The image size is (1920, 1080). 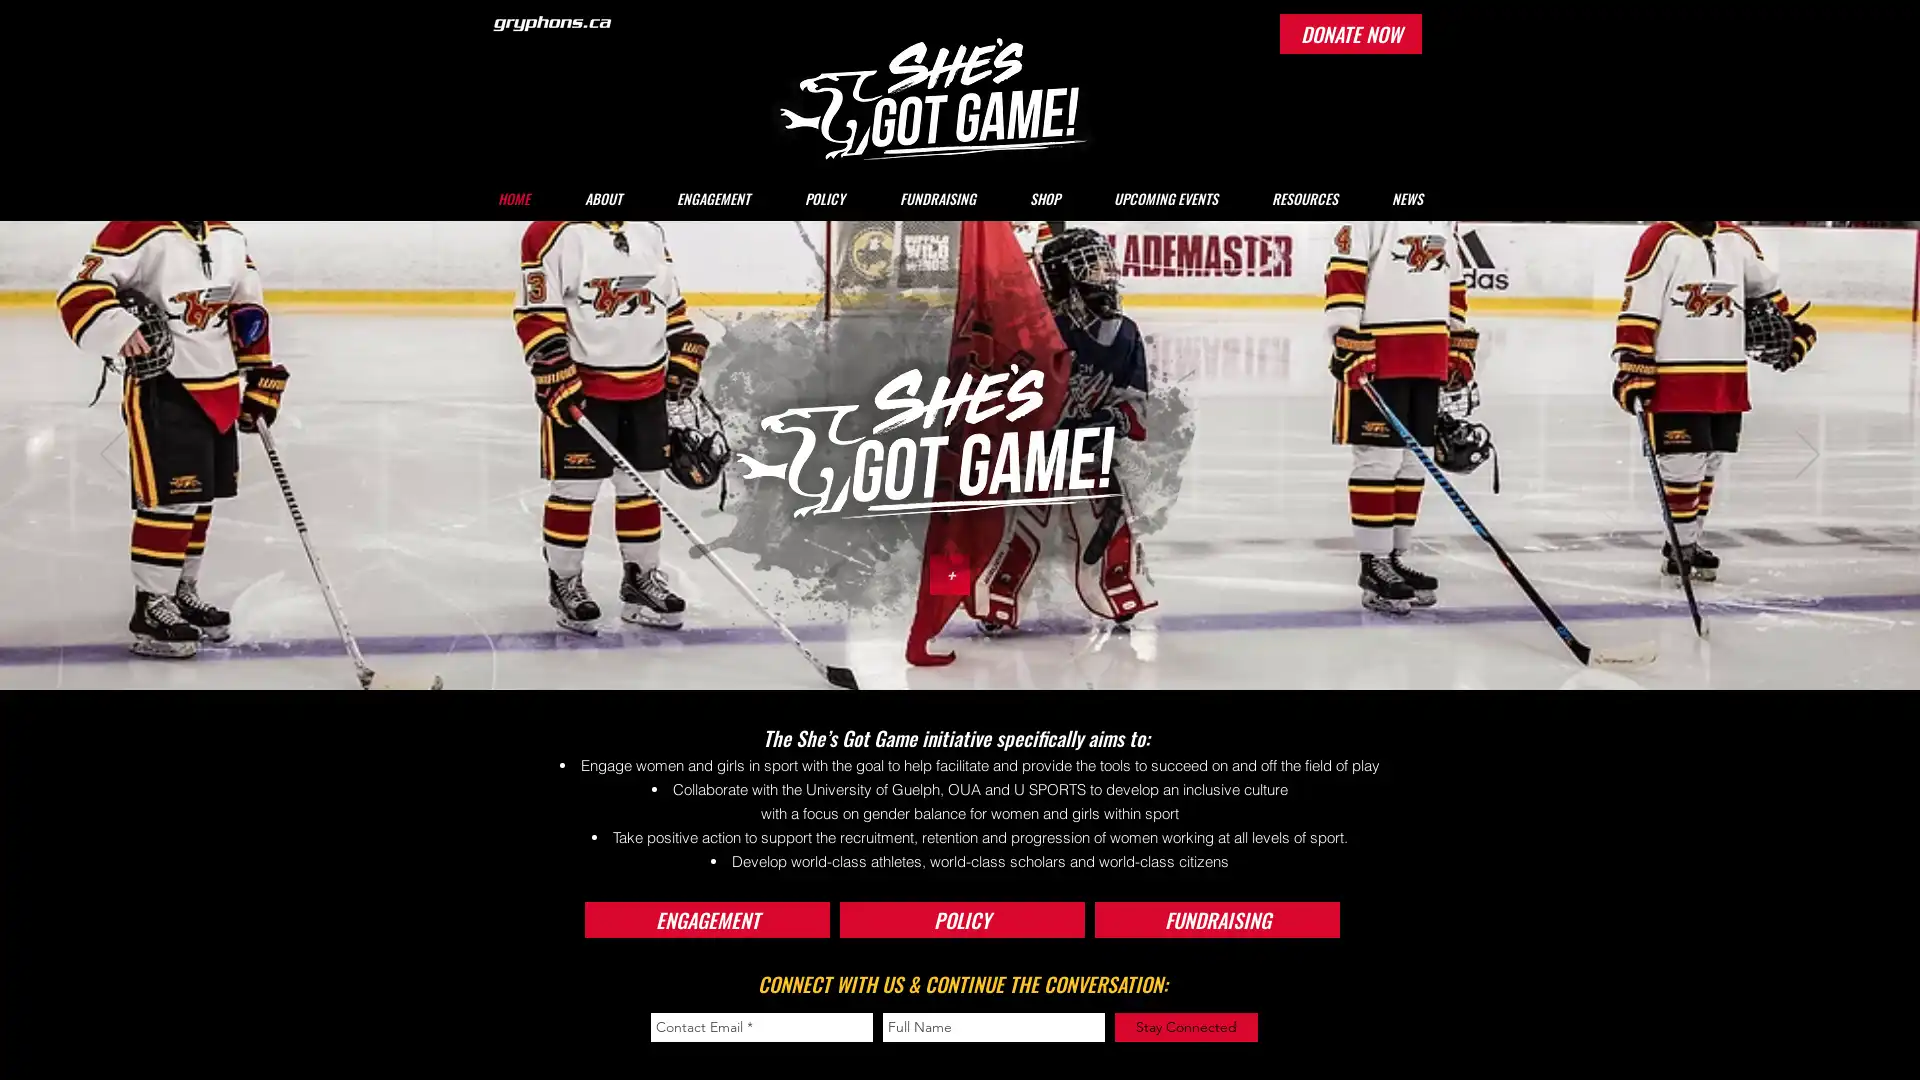 I want to click on Back to site, so click(x=683, y=383).